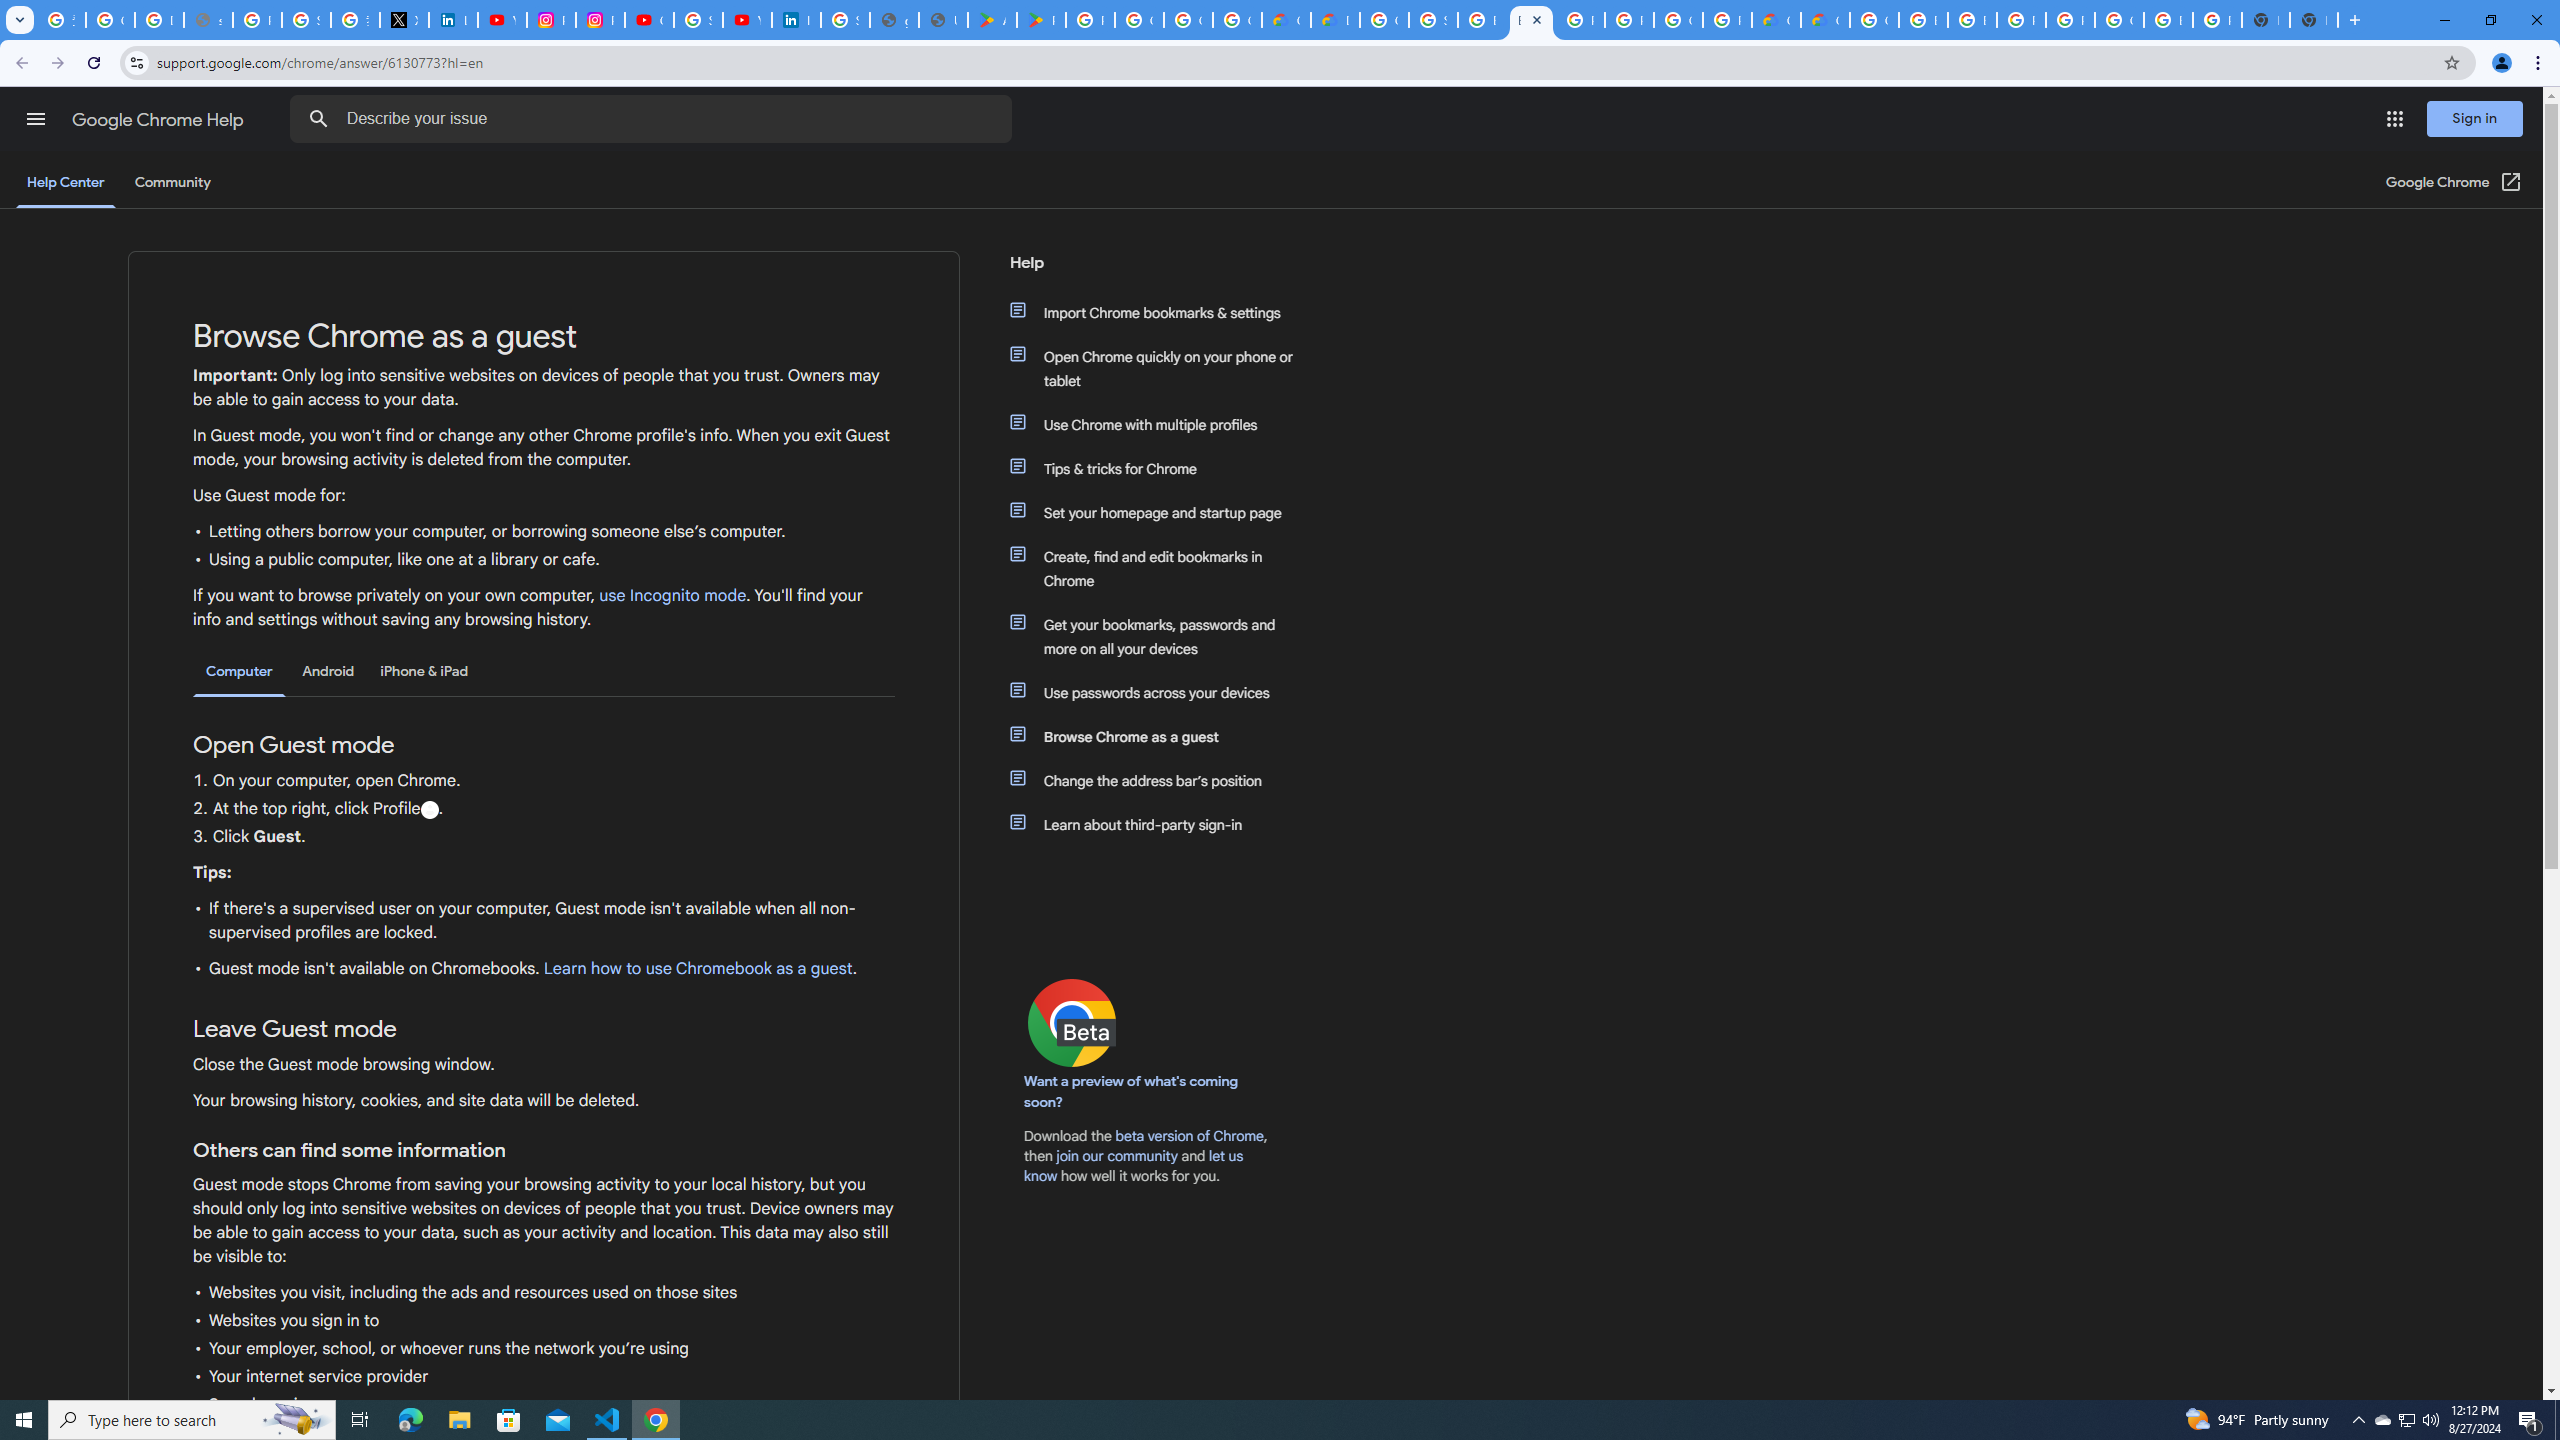 Image resolution: width=2560 pixels, height=1440 pixels. Describe the element at coordinates (1162, 568) in the screenshot. I see `'Create, find and edit bookmarks in Chrome'` at that location.